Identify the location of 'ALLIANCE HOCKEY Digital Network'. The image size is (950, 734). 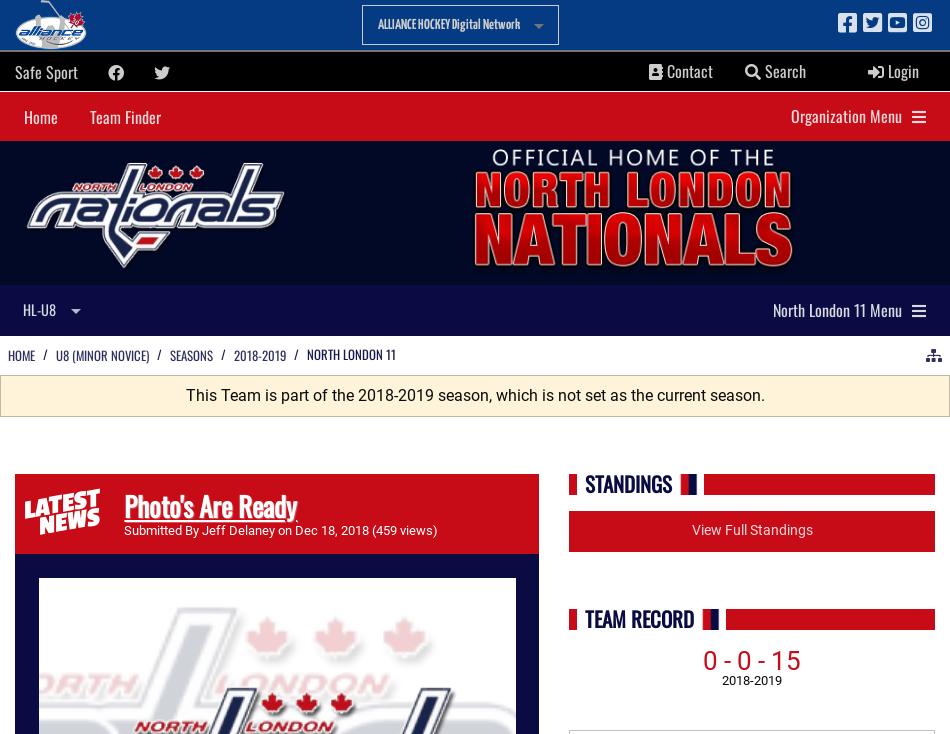
(447, 23).